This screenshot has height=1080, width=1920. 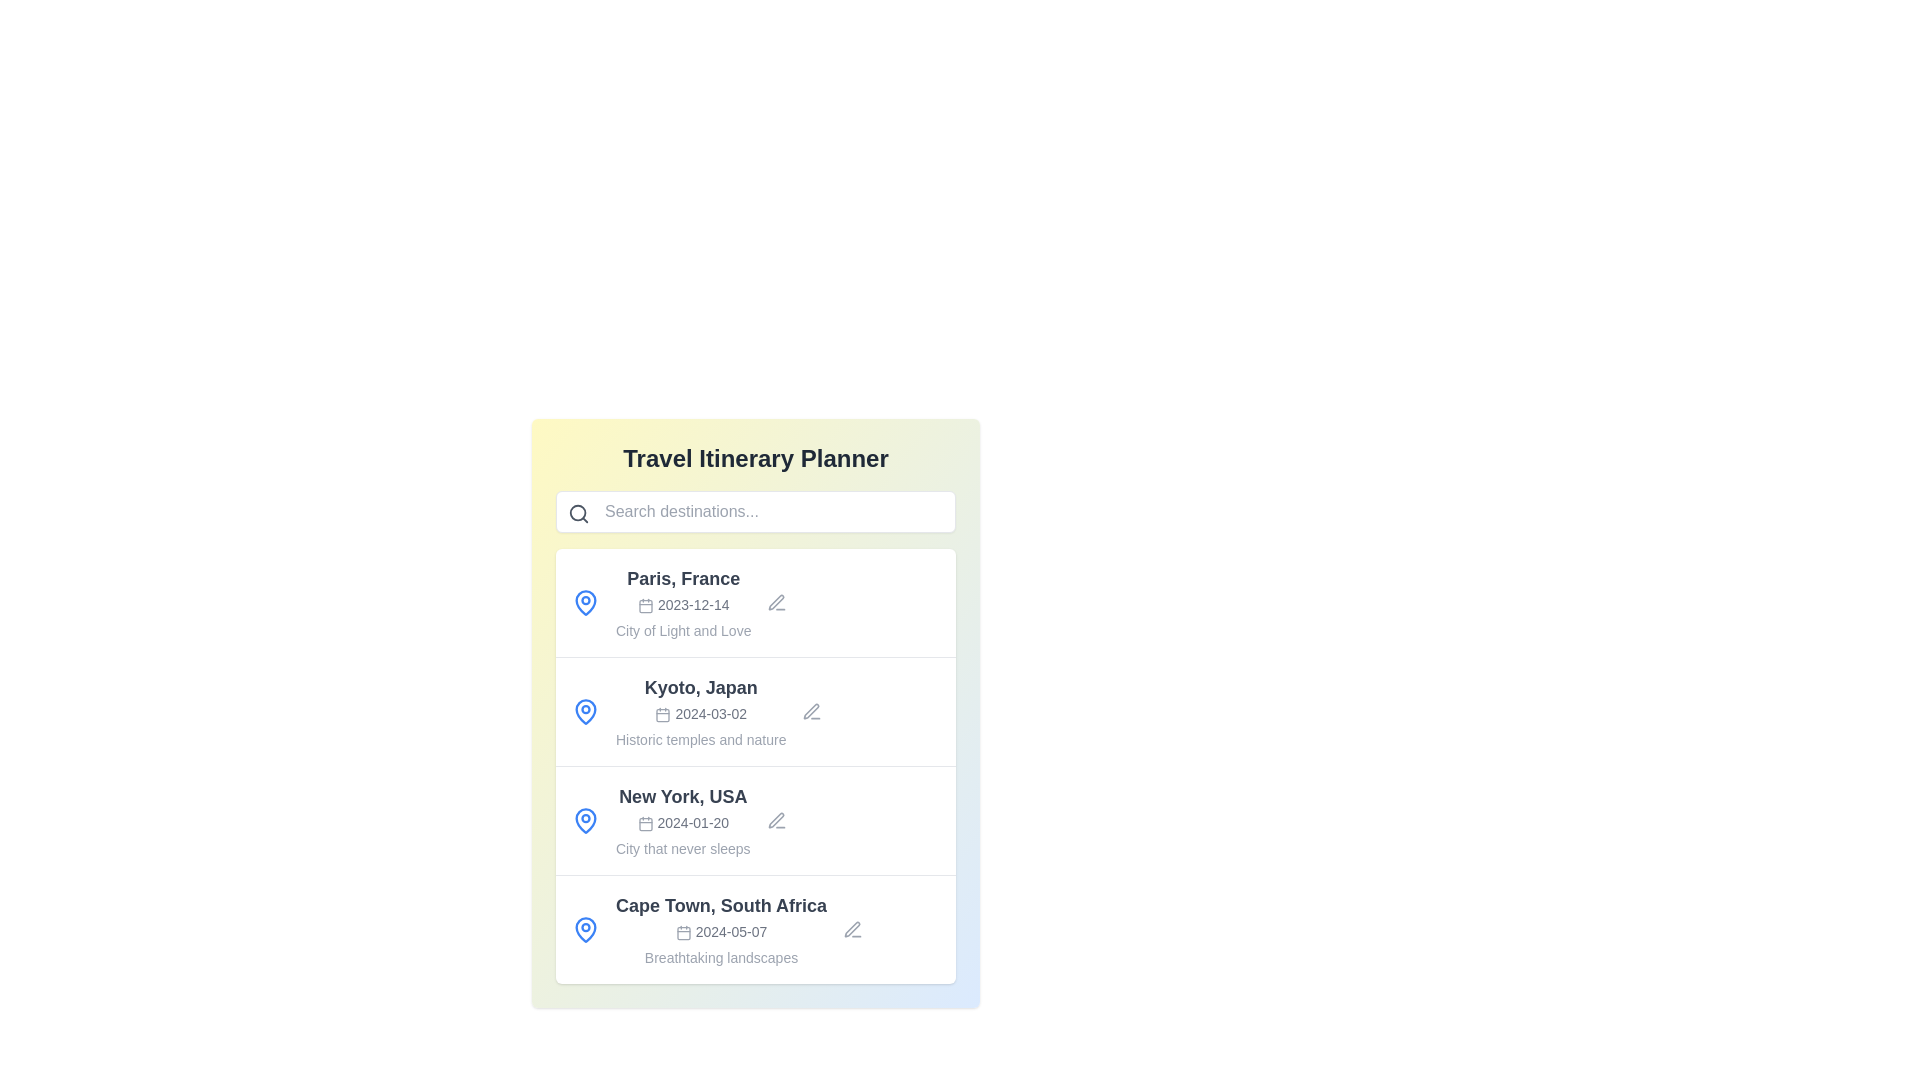 I want to click on the pen-shaped icon button associated with the edit function located on the far right of the entry labeled 'New York, USA', so click(x=775, y=821).